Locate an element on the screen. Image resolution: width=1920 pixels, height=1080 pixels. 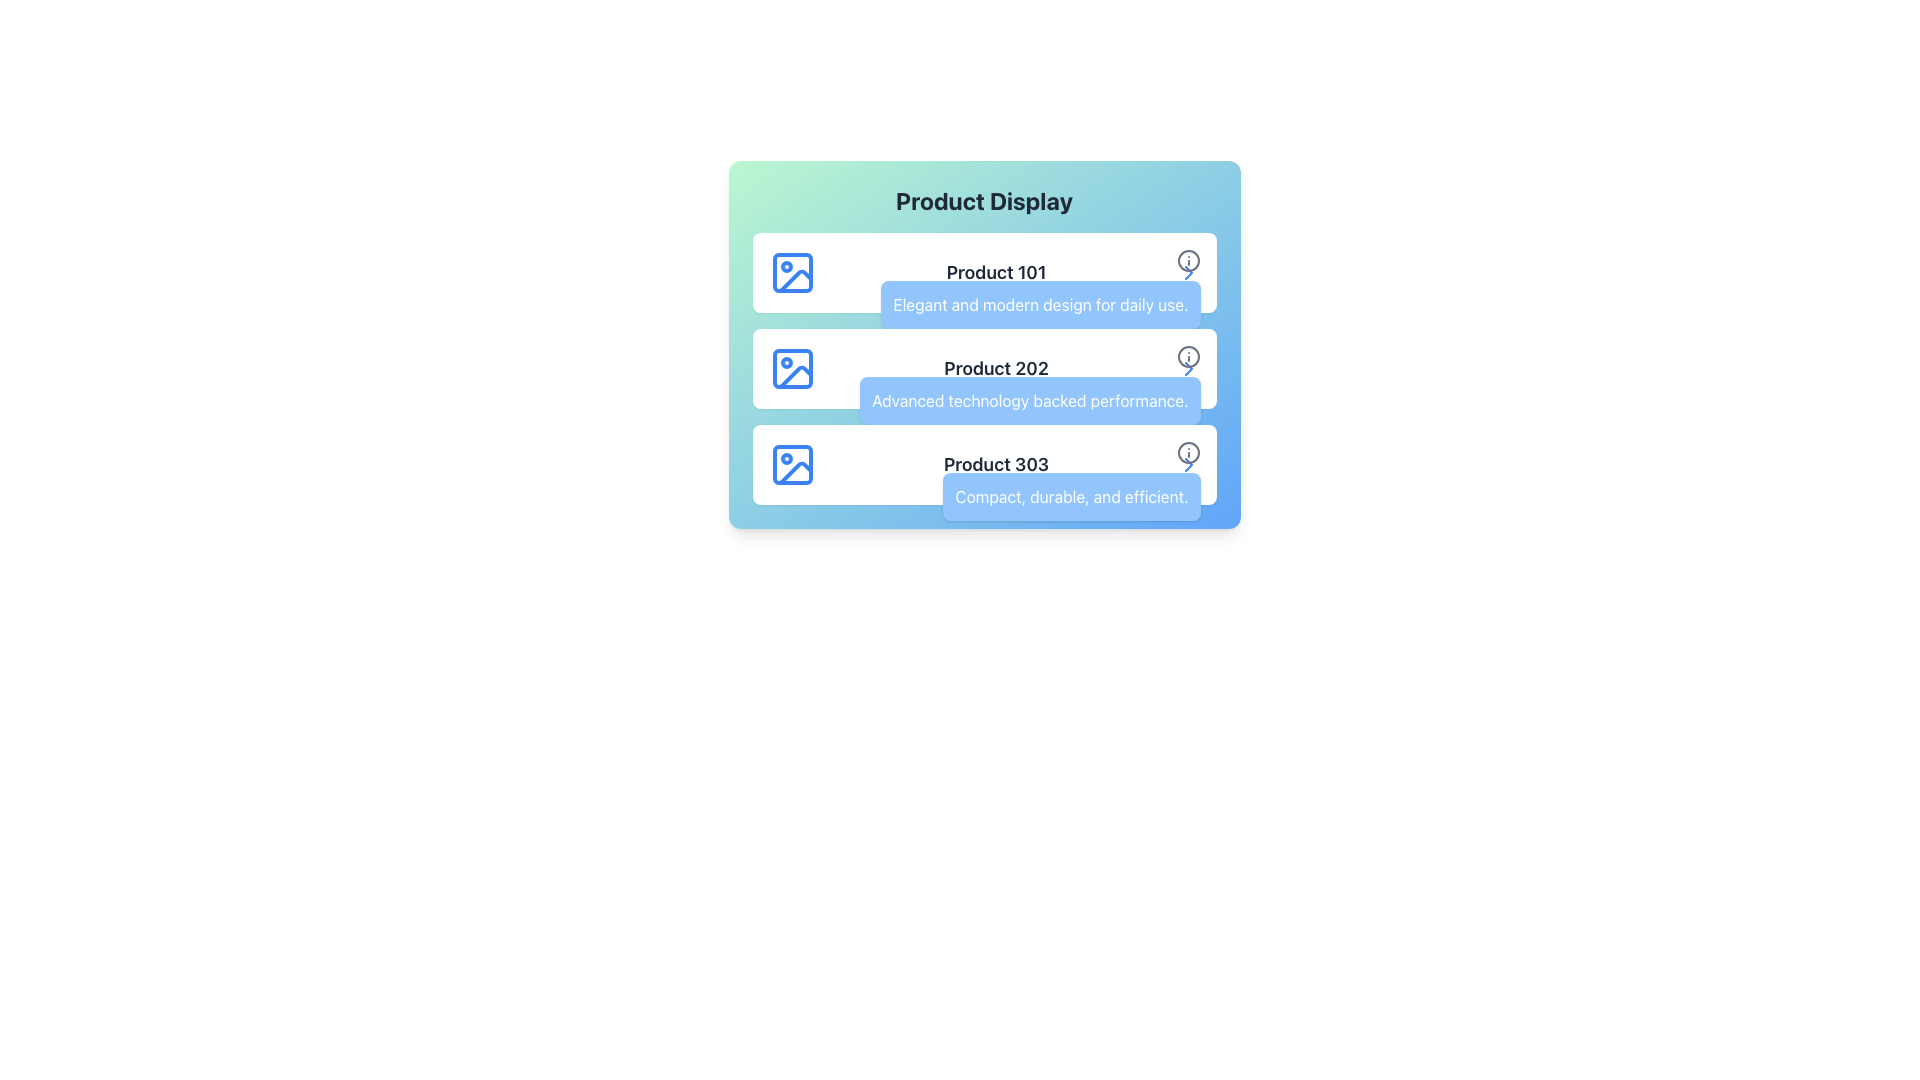
the information icon located at the top-right corner of the 'Product 303' box is located at coordinates (1188, 452).